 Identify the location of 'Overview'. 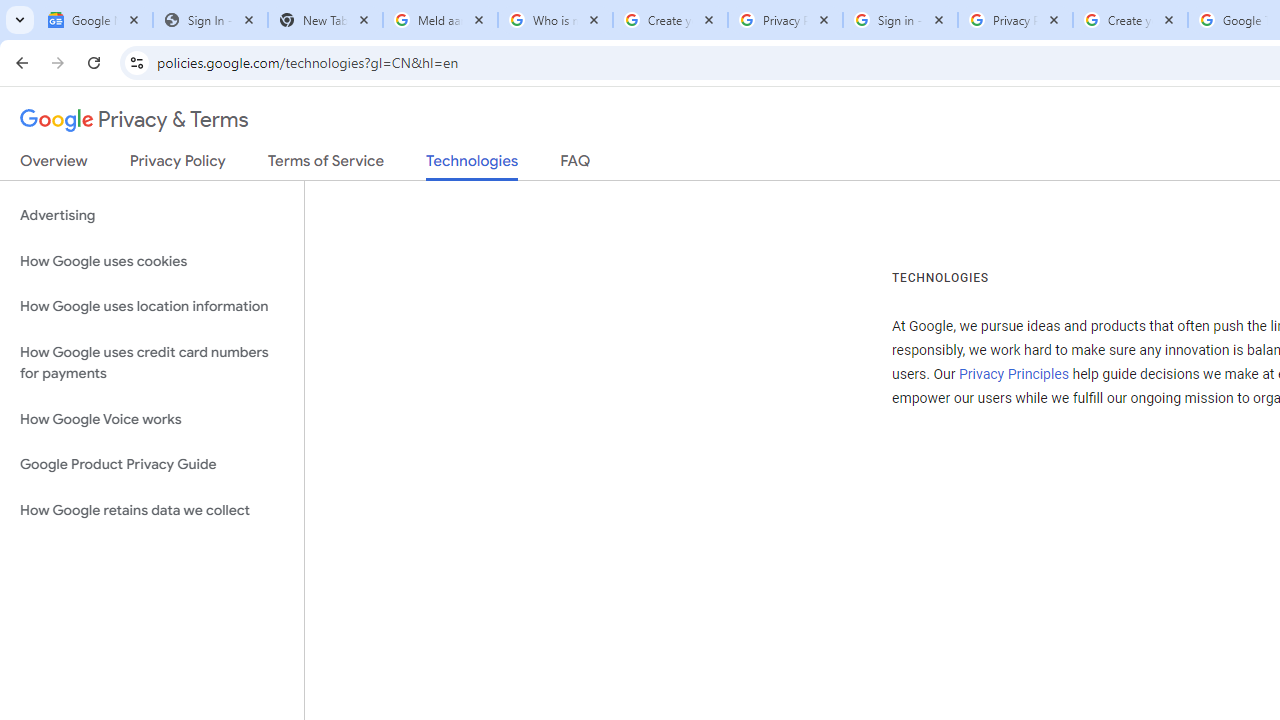
(54, 164).